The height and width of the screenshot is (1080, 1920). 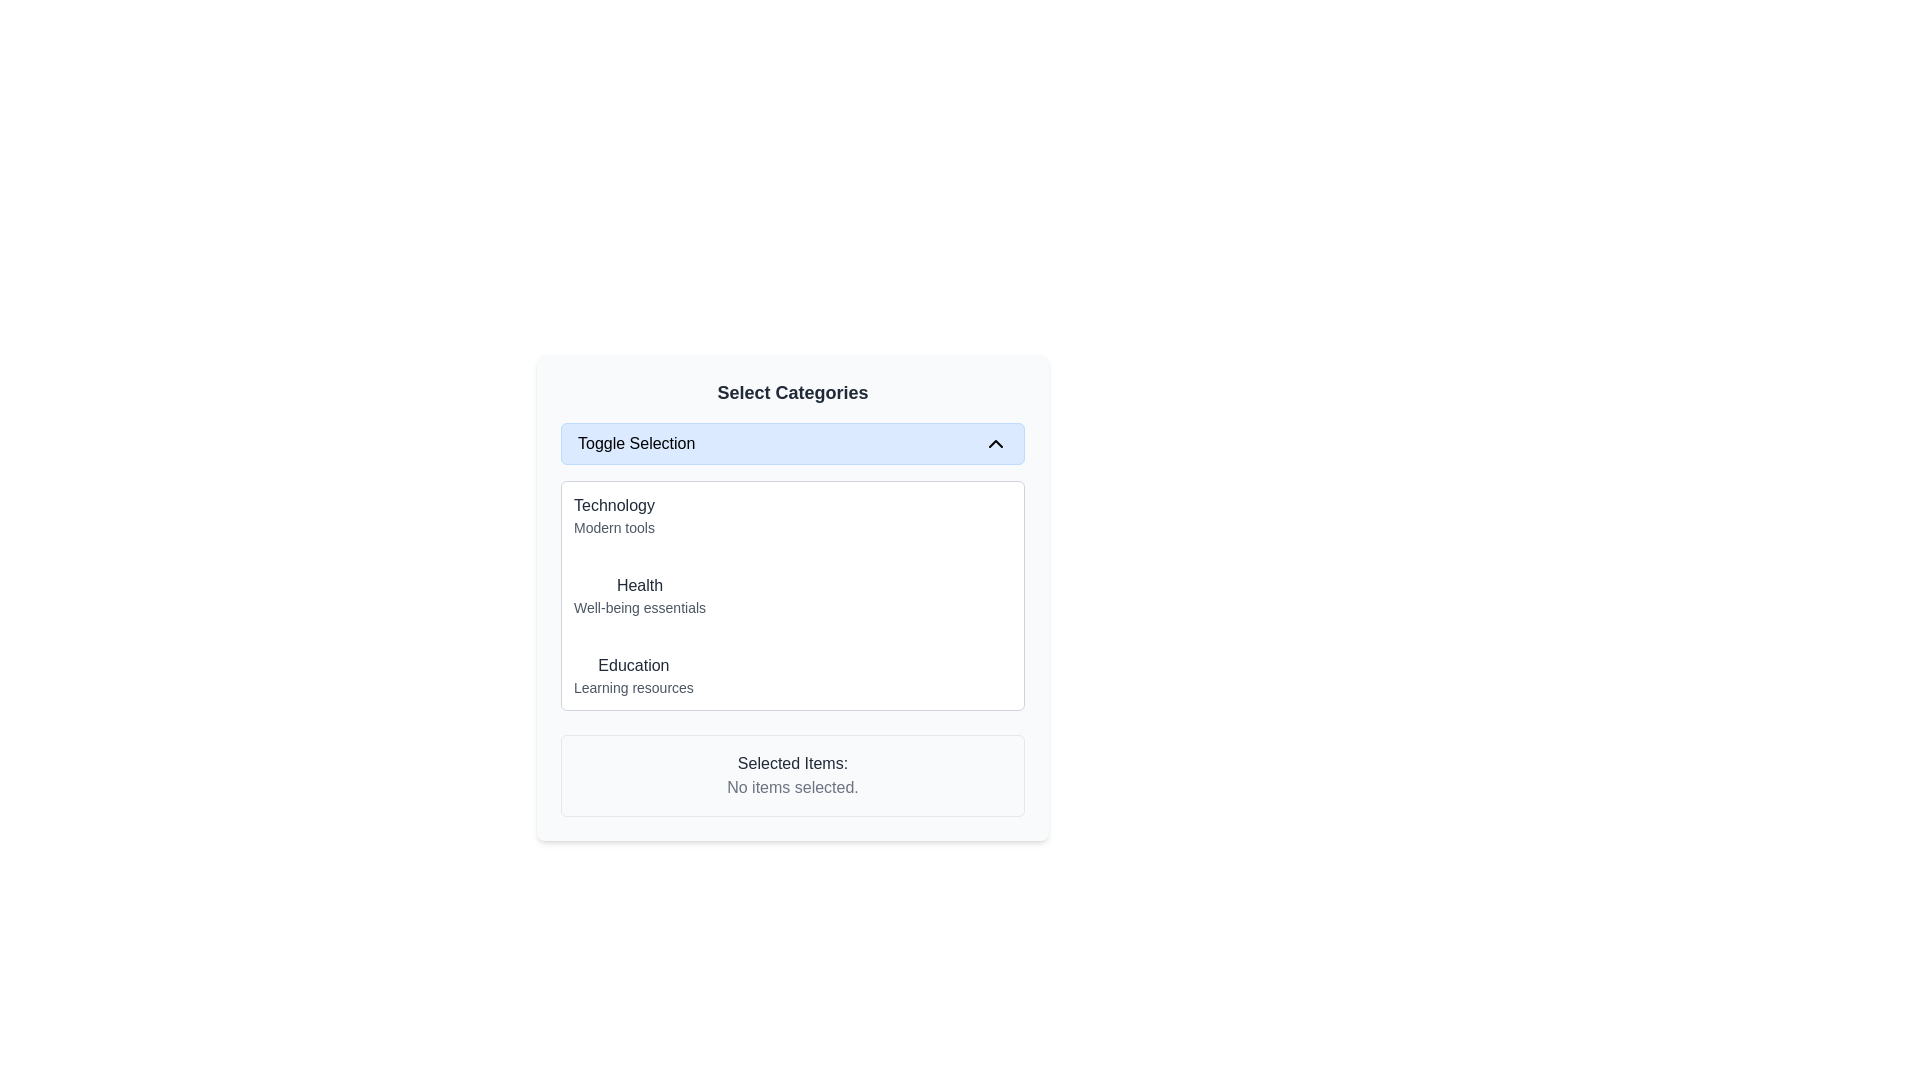 What do you see at coordinates (791, 774) in the screenshot?
I see `the Display panel located at the bottom of the 'Select Categories' section, which dynamically updates` at bounding box center [791, 774].